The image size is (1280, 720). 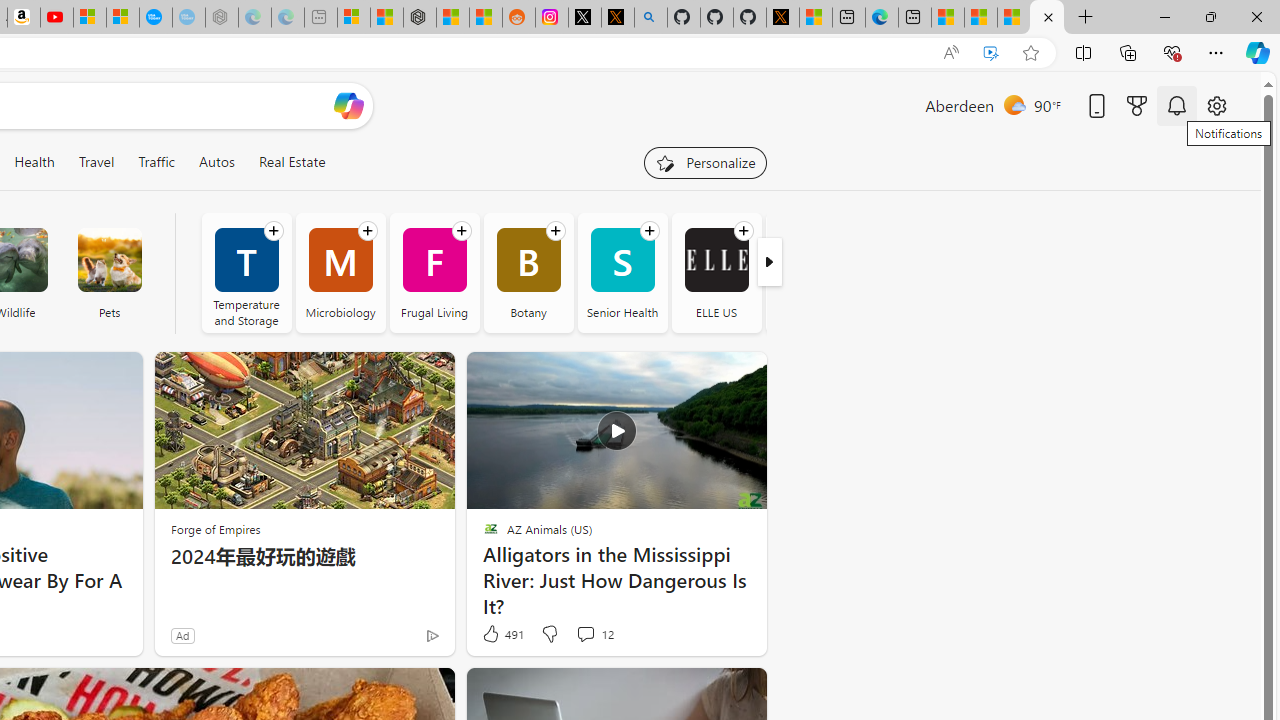 I want to click on 'Open settings', so click(x=1215, y=105).